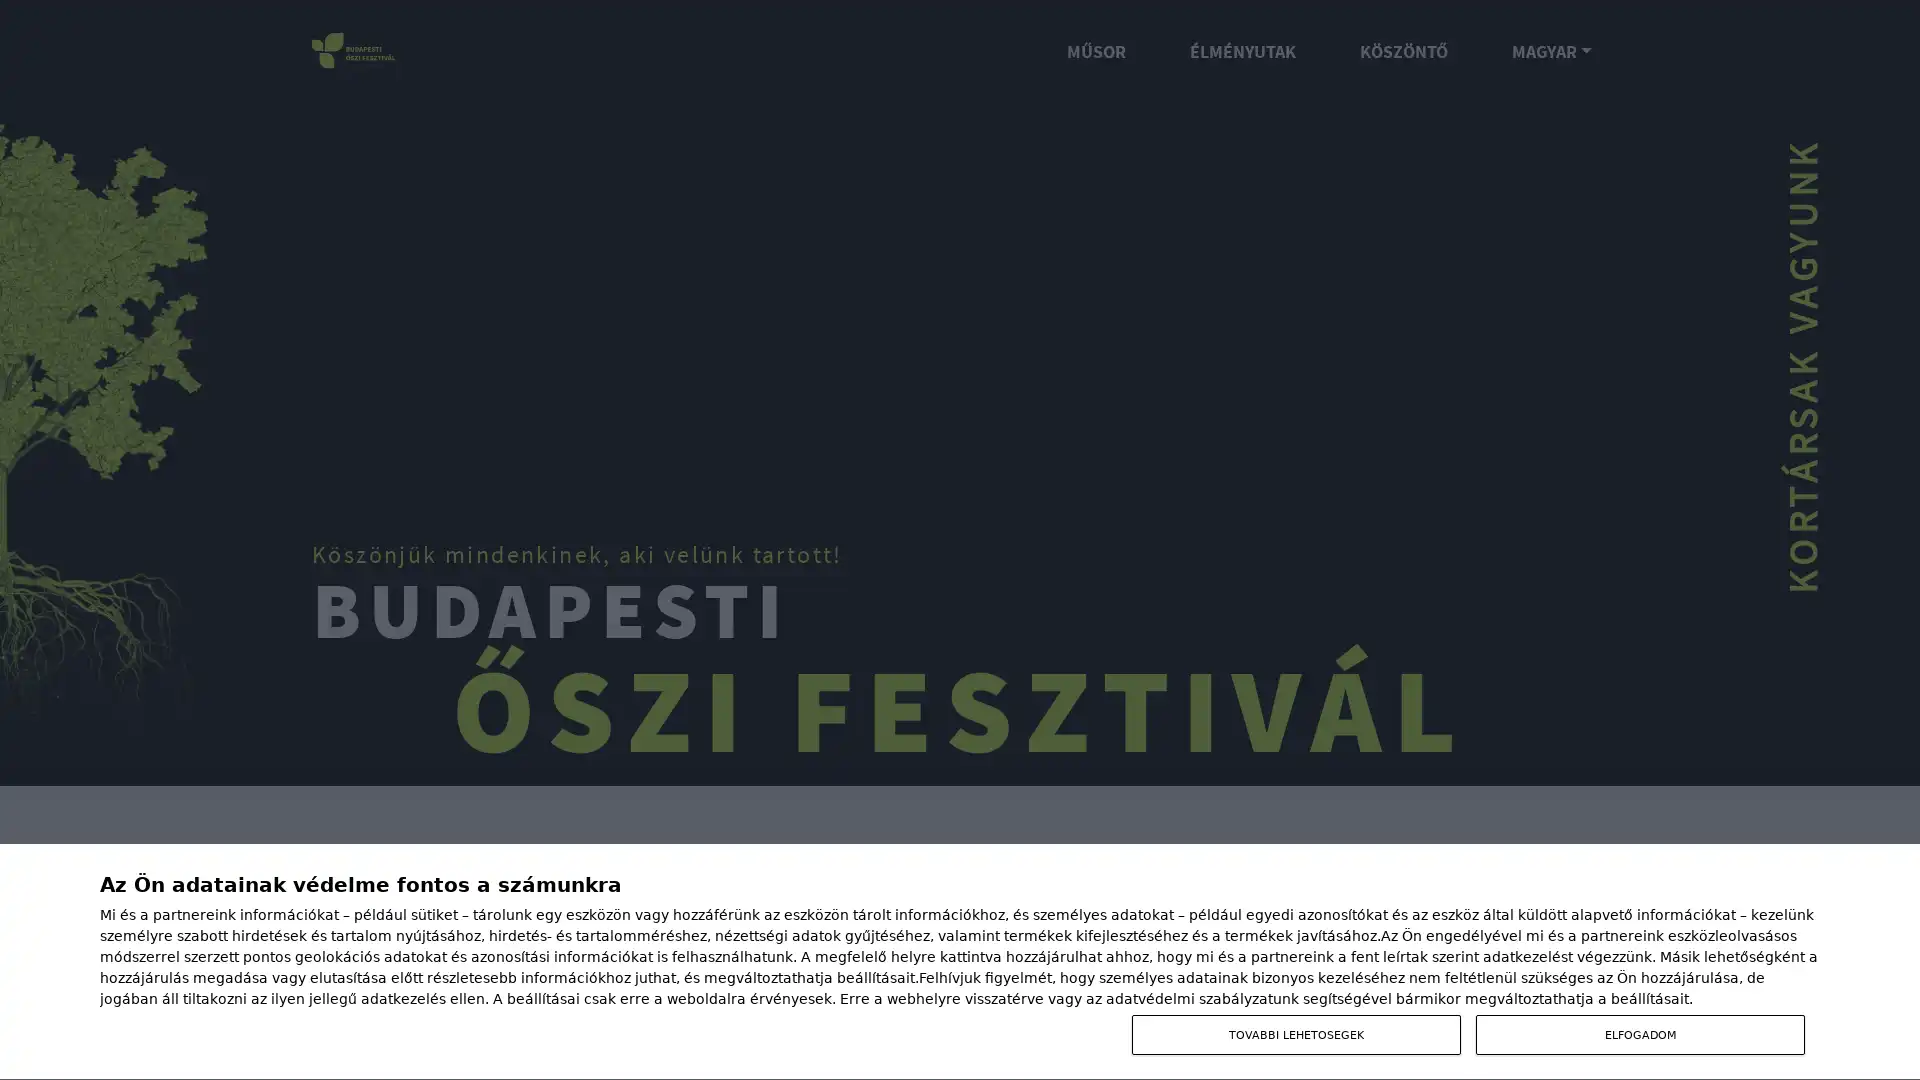  I want to click on ELFOGADOM, so click(1640, 1034).